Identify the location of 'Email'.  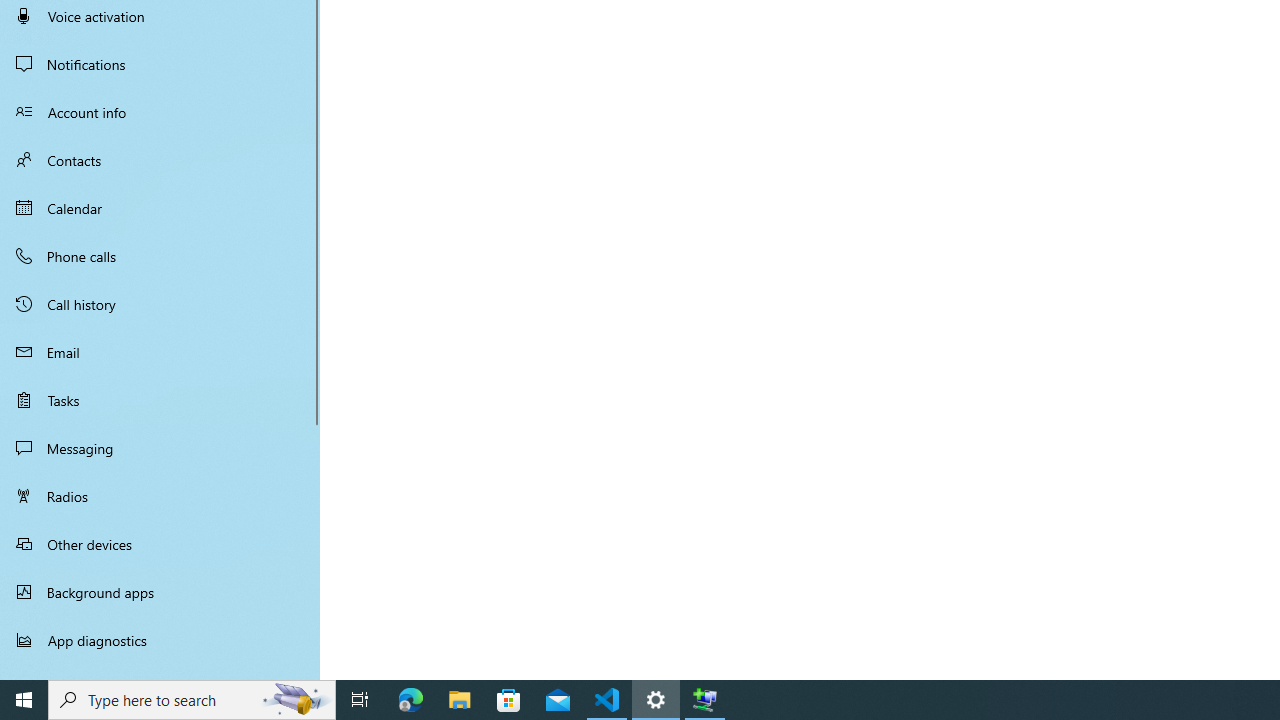
(160, 351).